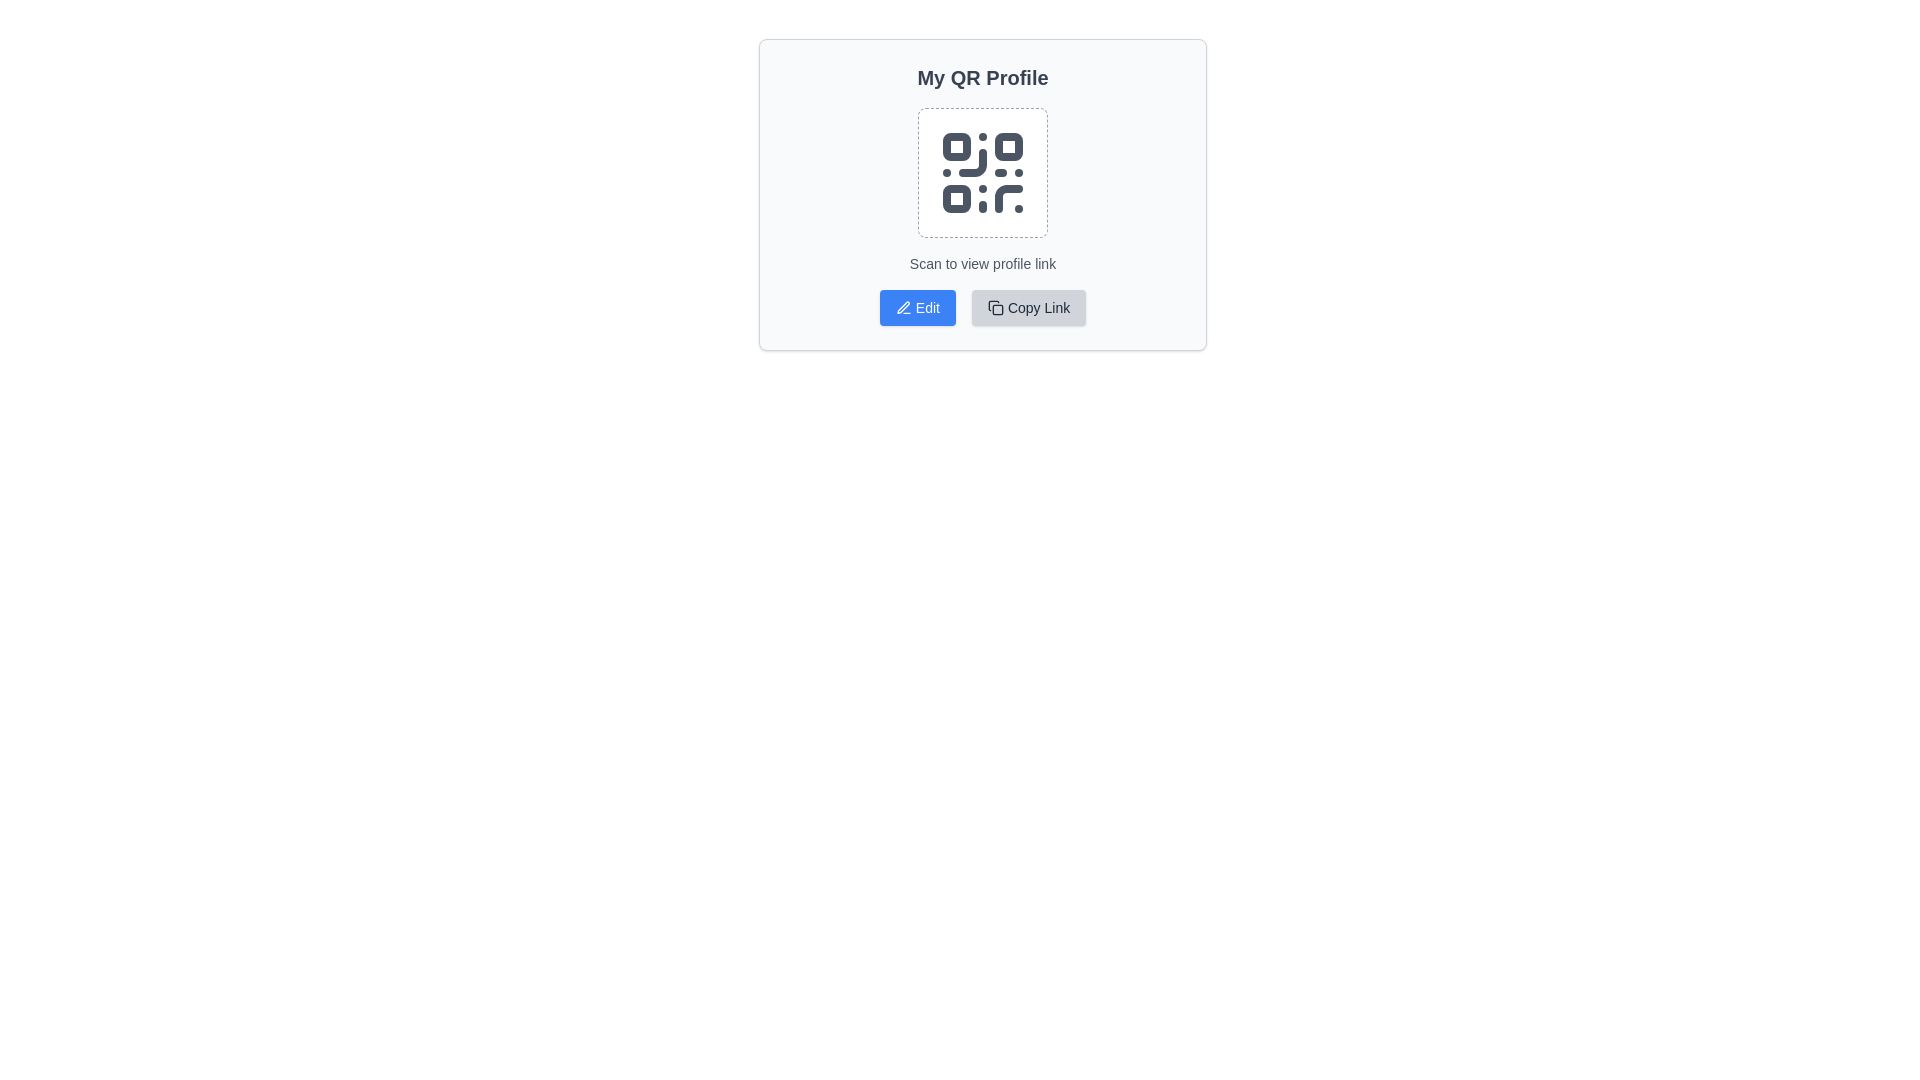 The image size is (1920, 1080). Describe the element at coordinates (983, 76) in the screenshot. I see `the text element displaying 'My QR Profile', which is styled in bold and large font, positioned at the top of a card-like layout with rounded corners` at that location.